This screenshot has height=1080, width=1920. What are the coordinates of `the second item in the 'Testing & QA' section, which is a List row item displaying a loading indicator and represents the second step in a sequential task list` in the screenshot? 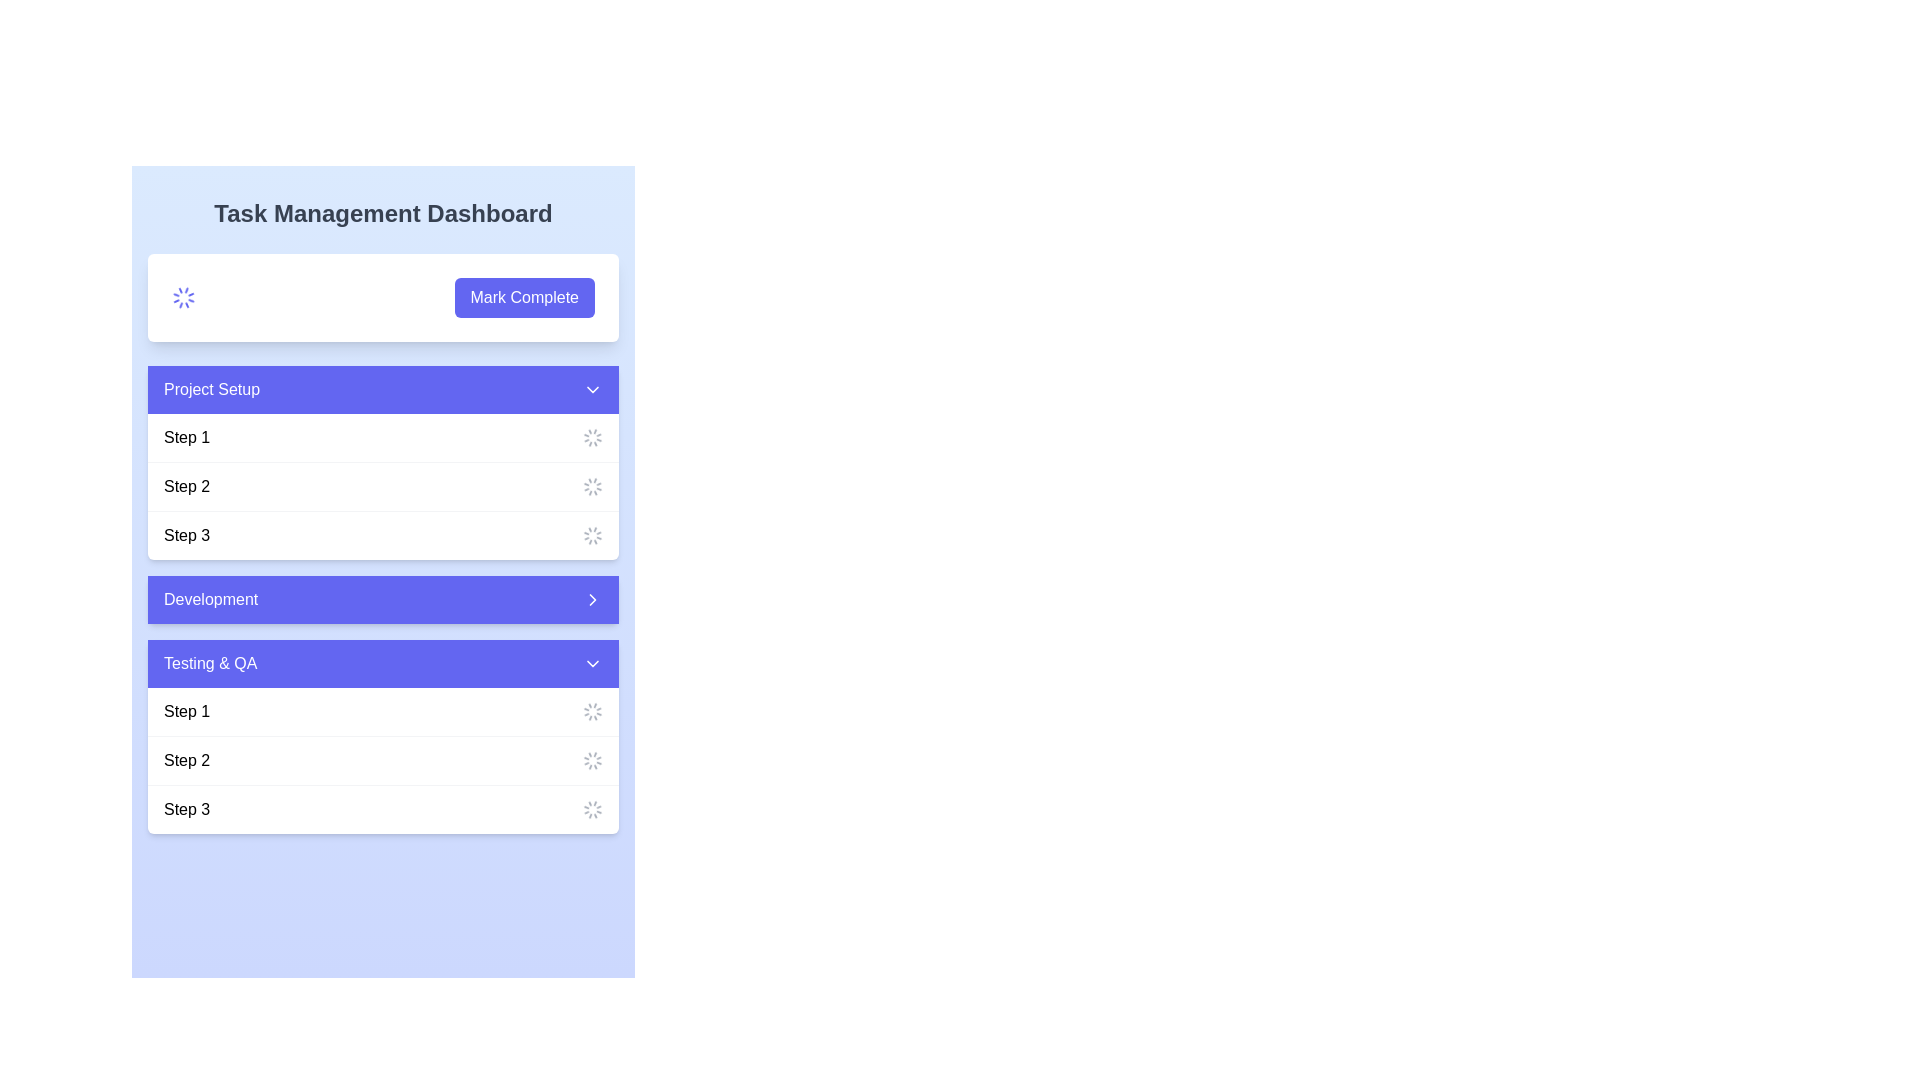 It's located at (383, 760).